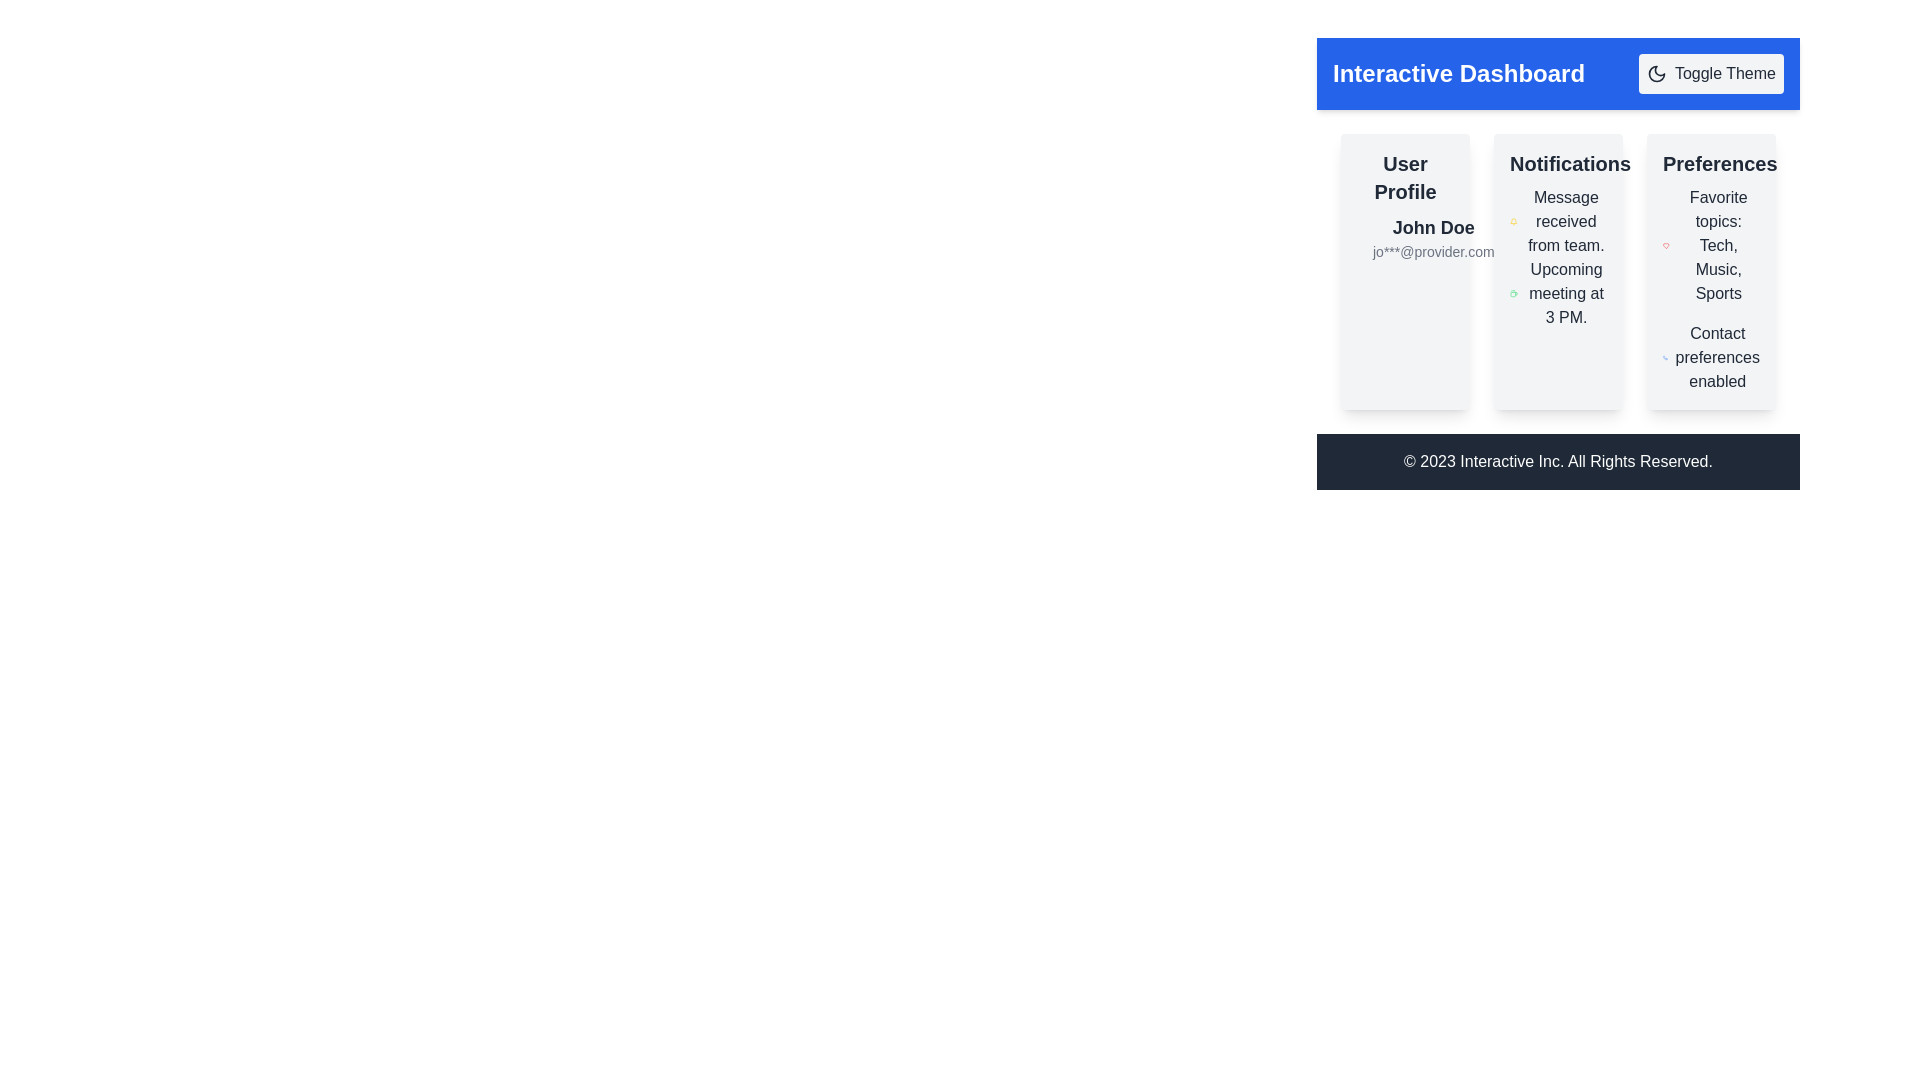  Describe the element at coordinates (1432, 250) in the screenshot. I see `the muted gray email text located under the bold 'John Doe' username in the user profile card` at that location.